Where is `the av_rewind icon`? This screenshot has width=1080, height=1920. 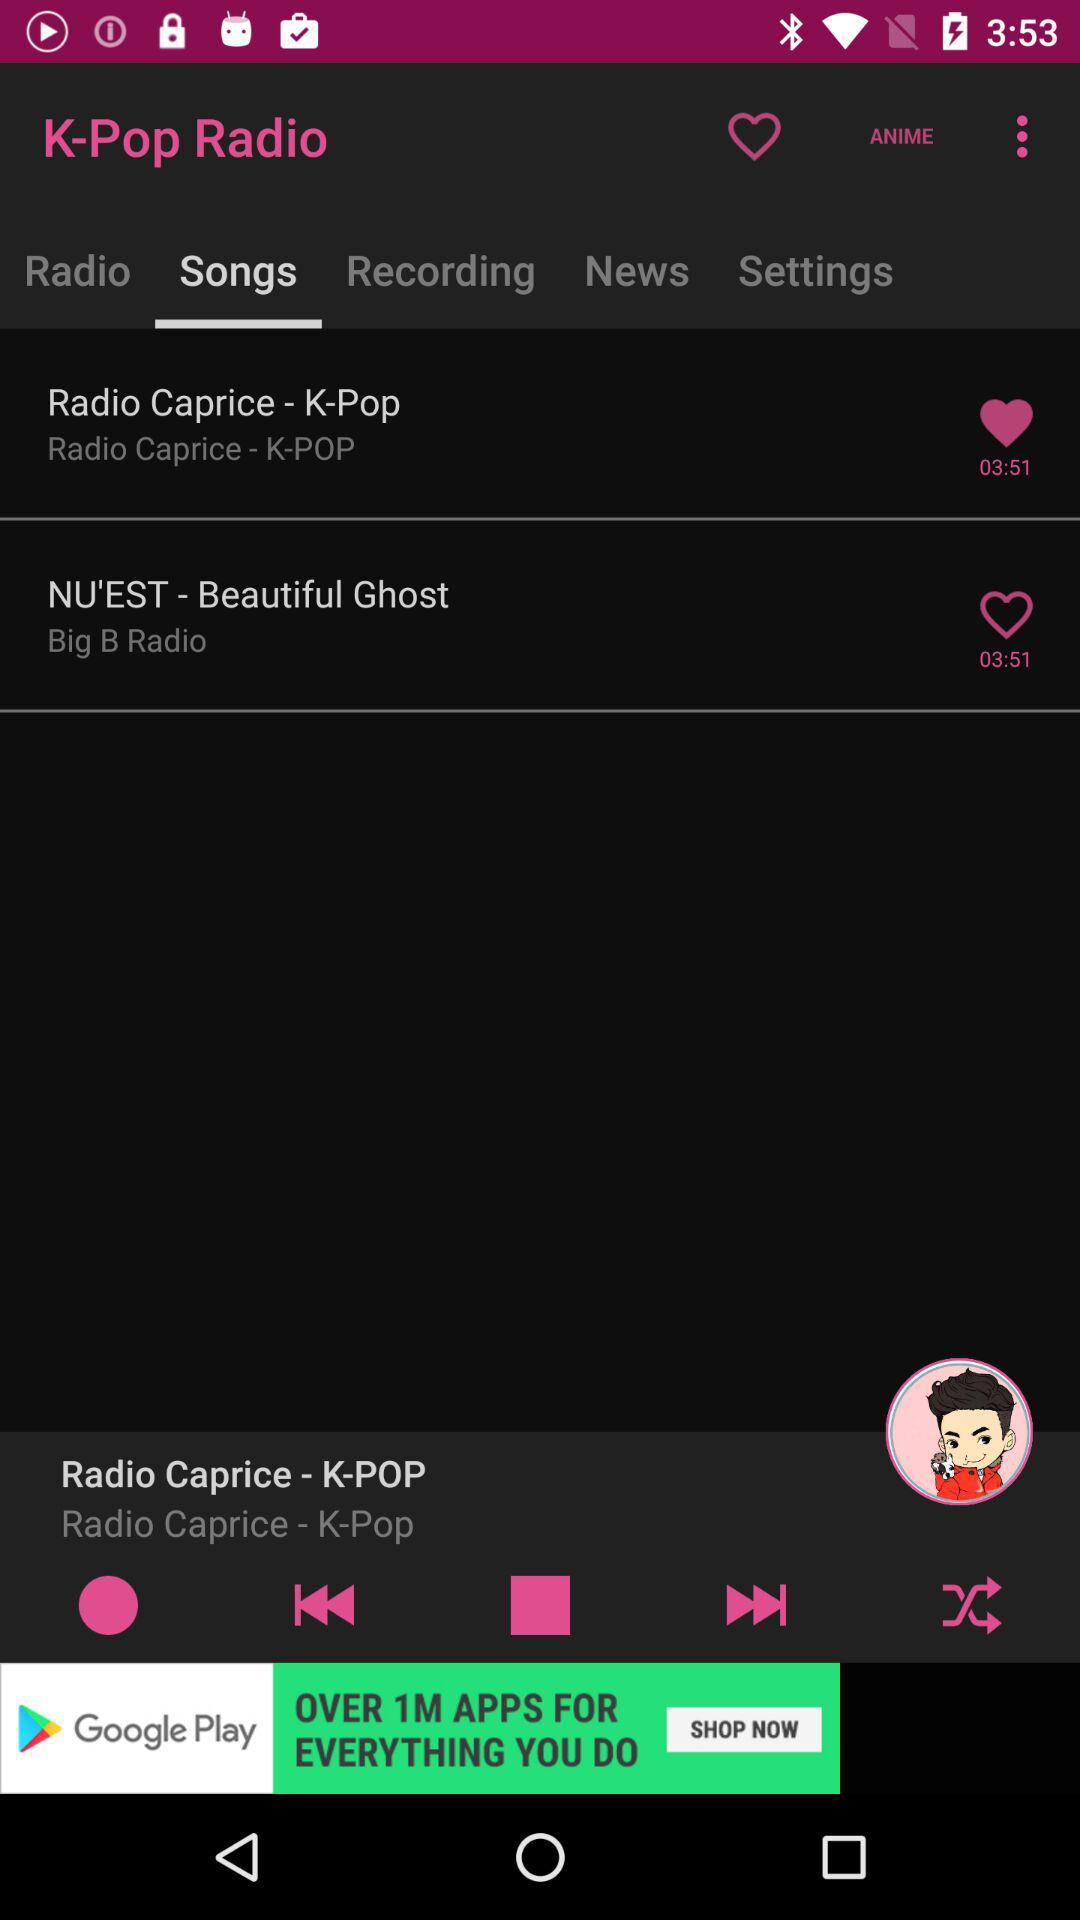
the av_rewind icon is located at coordinates (323, 1604).